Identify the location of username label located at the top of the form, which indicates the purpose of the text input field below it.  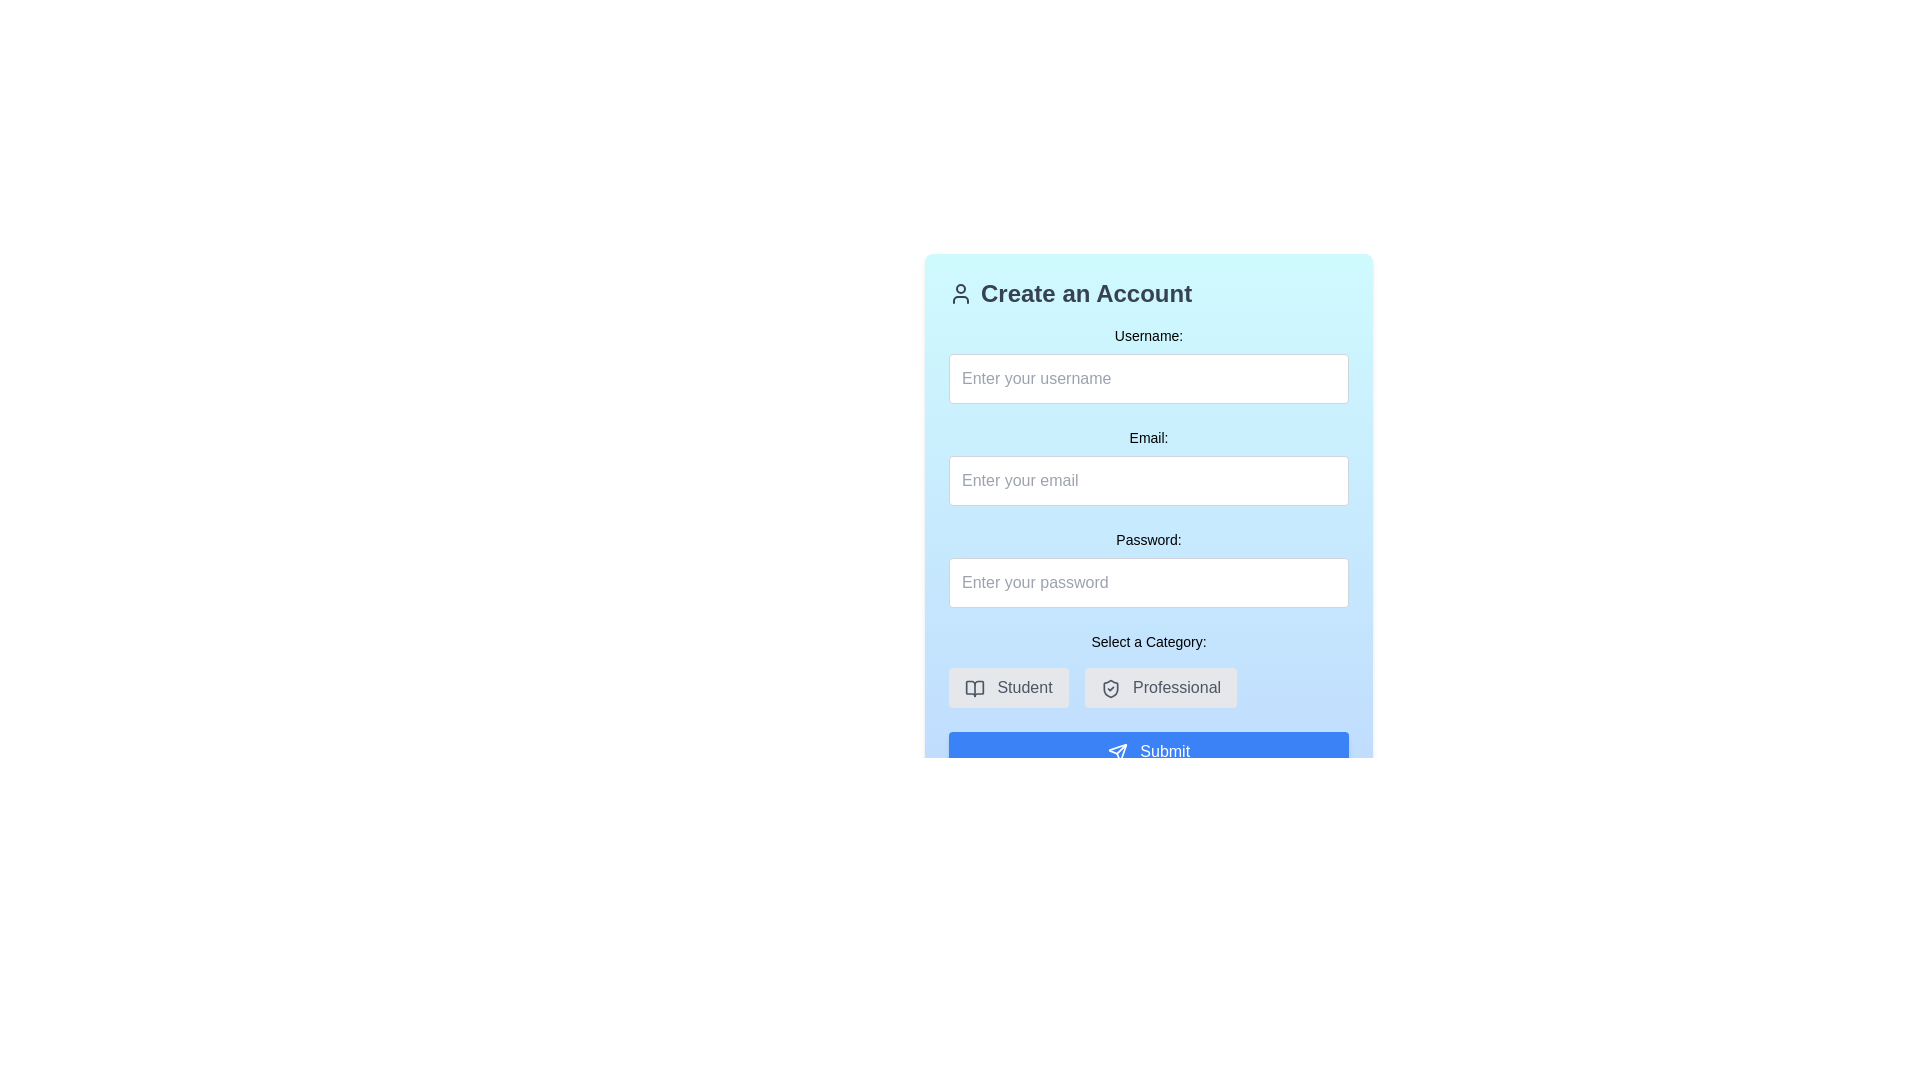
(1148, 334).